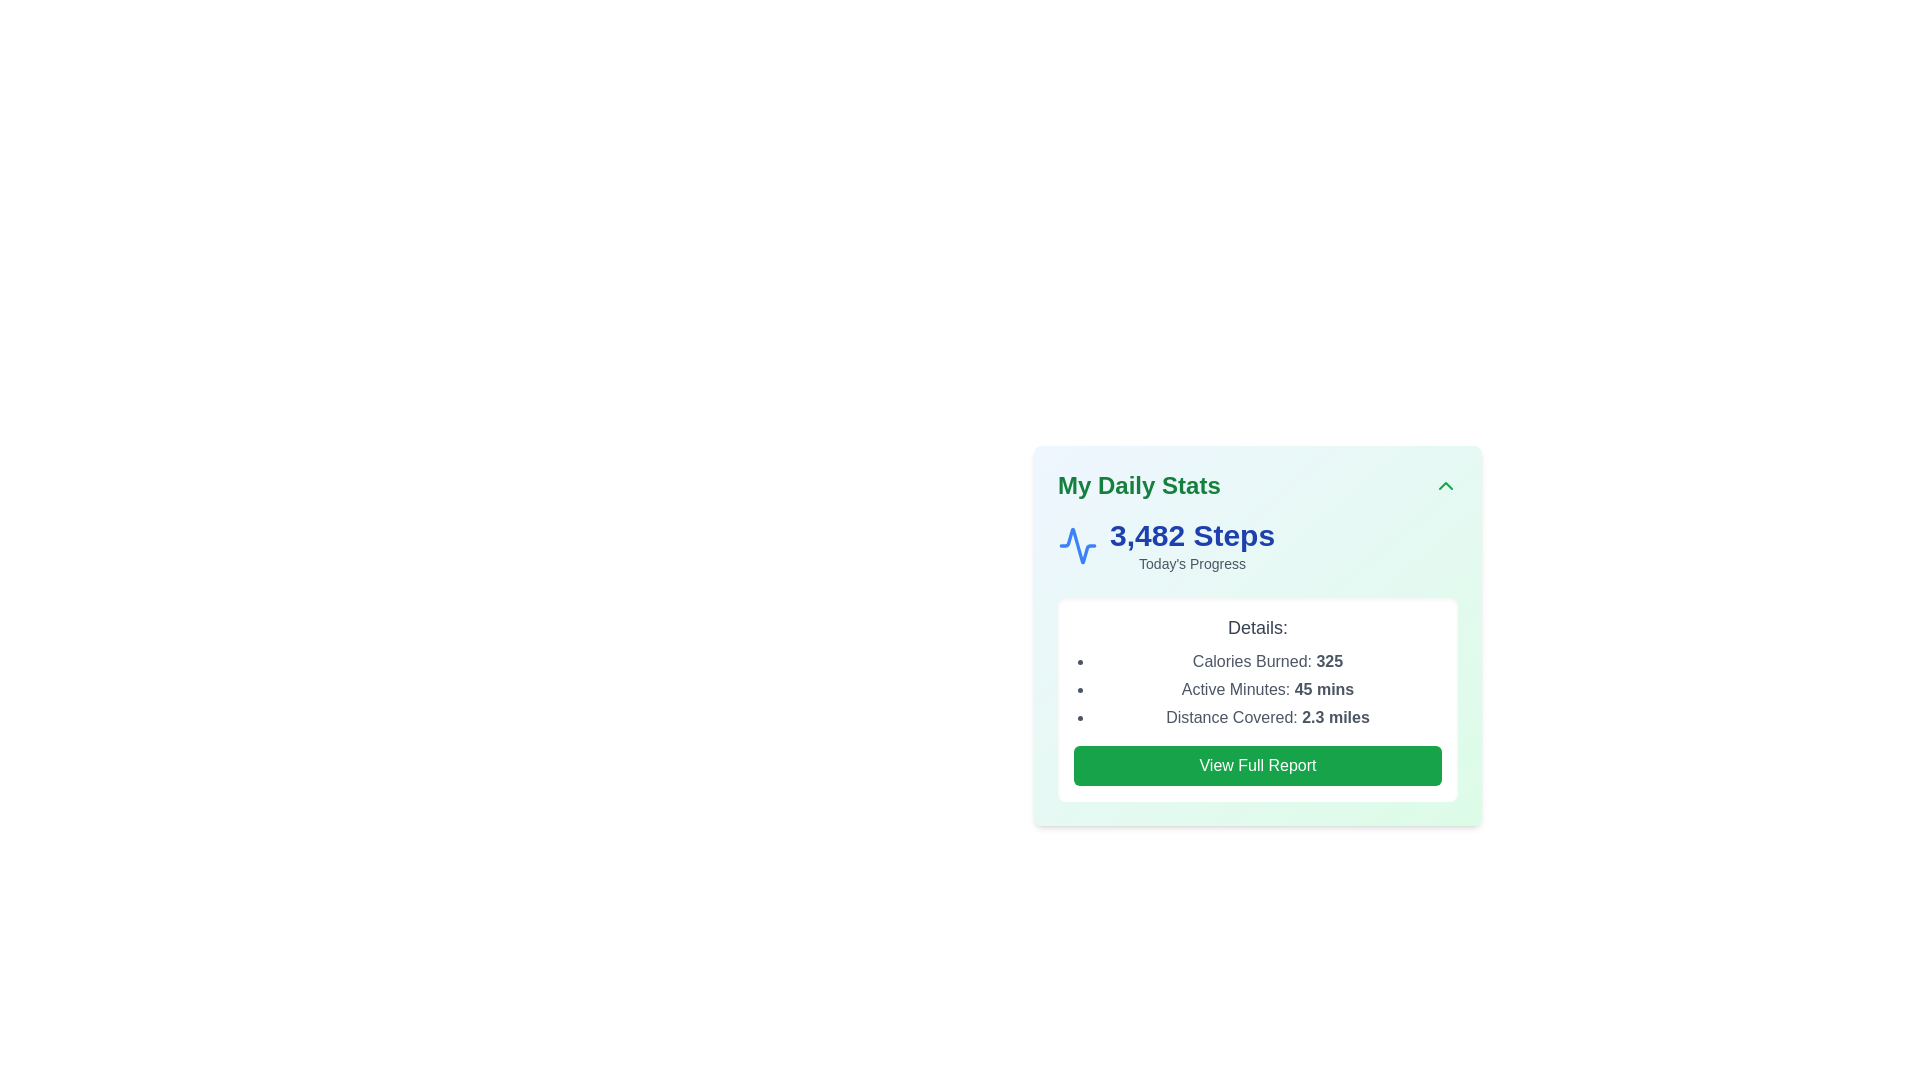 The height and width of the screenshot is (1080, 1920). What do you see at coordinates (1256, 765) in the screenshot?
I see `the 'View Full Report' button with rounded corners and a bright green background` at bounding box center [1256, 765].